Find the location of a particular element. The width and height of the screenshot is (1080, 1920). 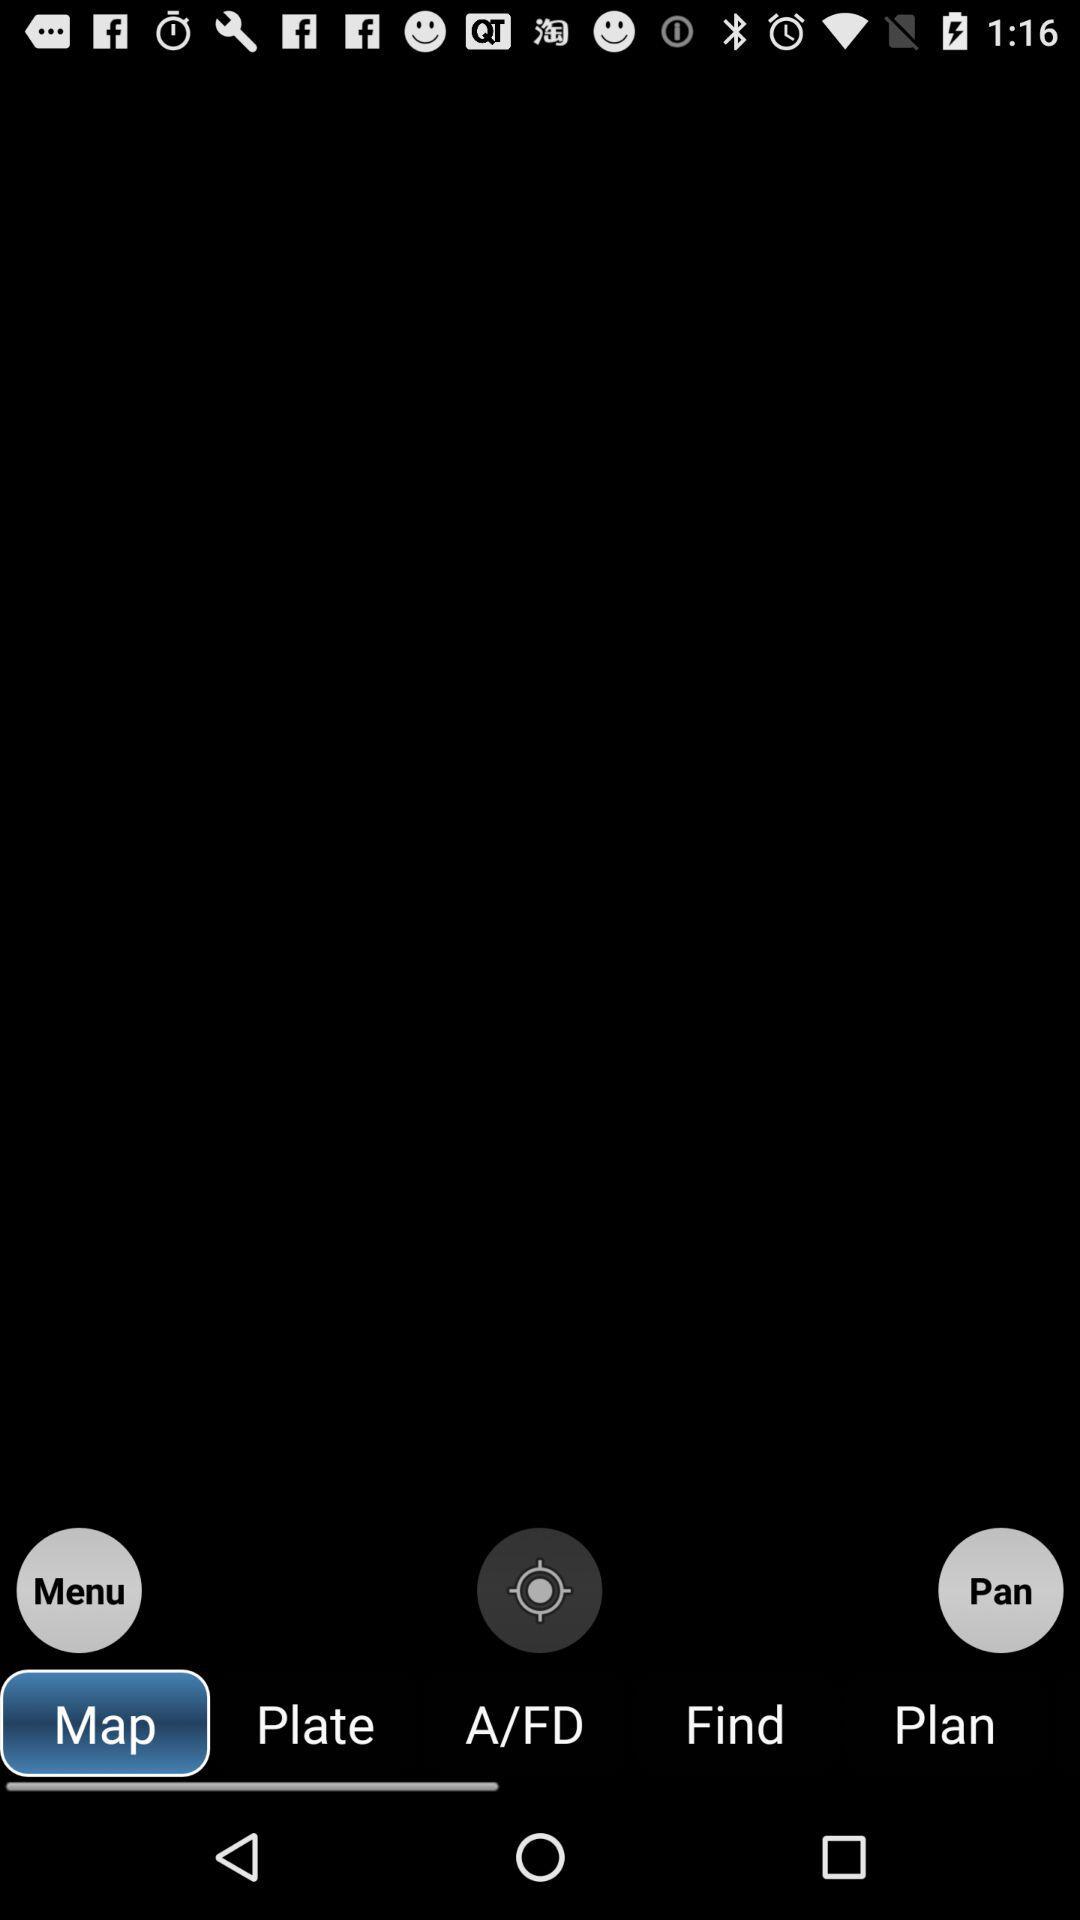

item to the right of menu button is located at coordinates (538, 1589).